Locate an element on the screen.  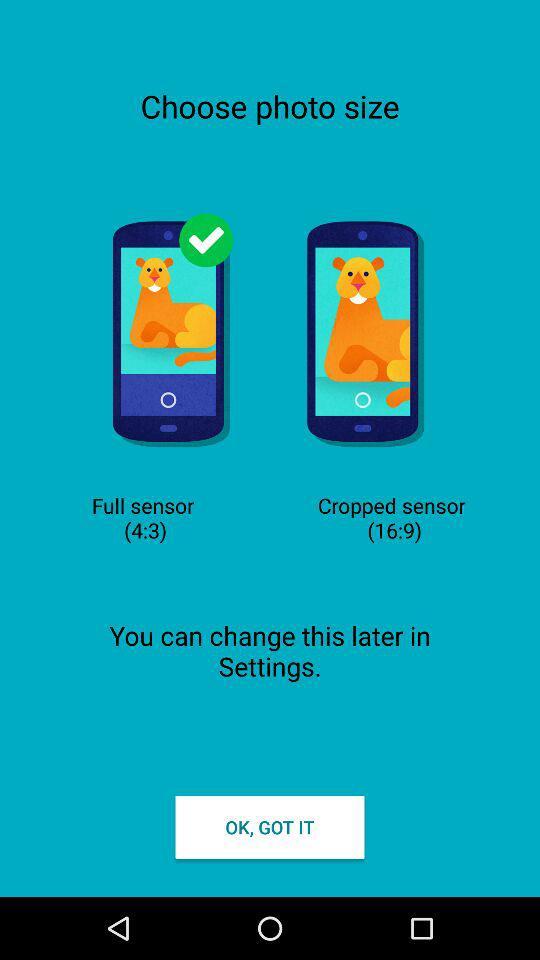
the ok, got it button is located at coordinates (270, 827).